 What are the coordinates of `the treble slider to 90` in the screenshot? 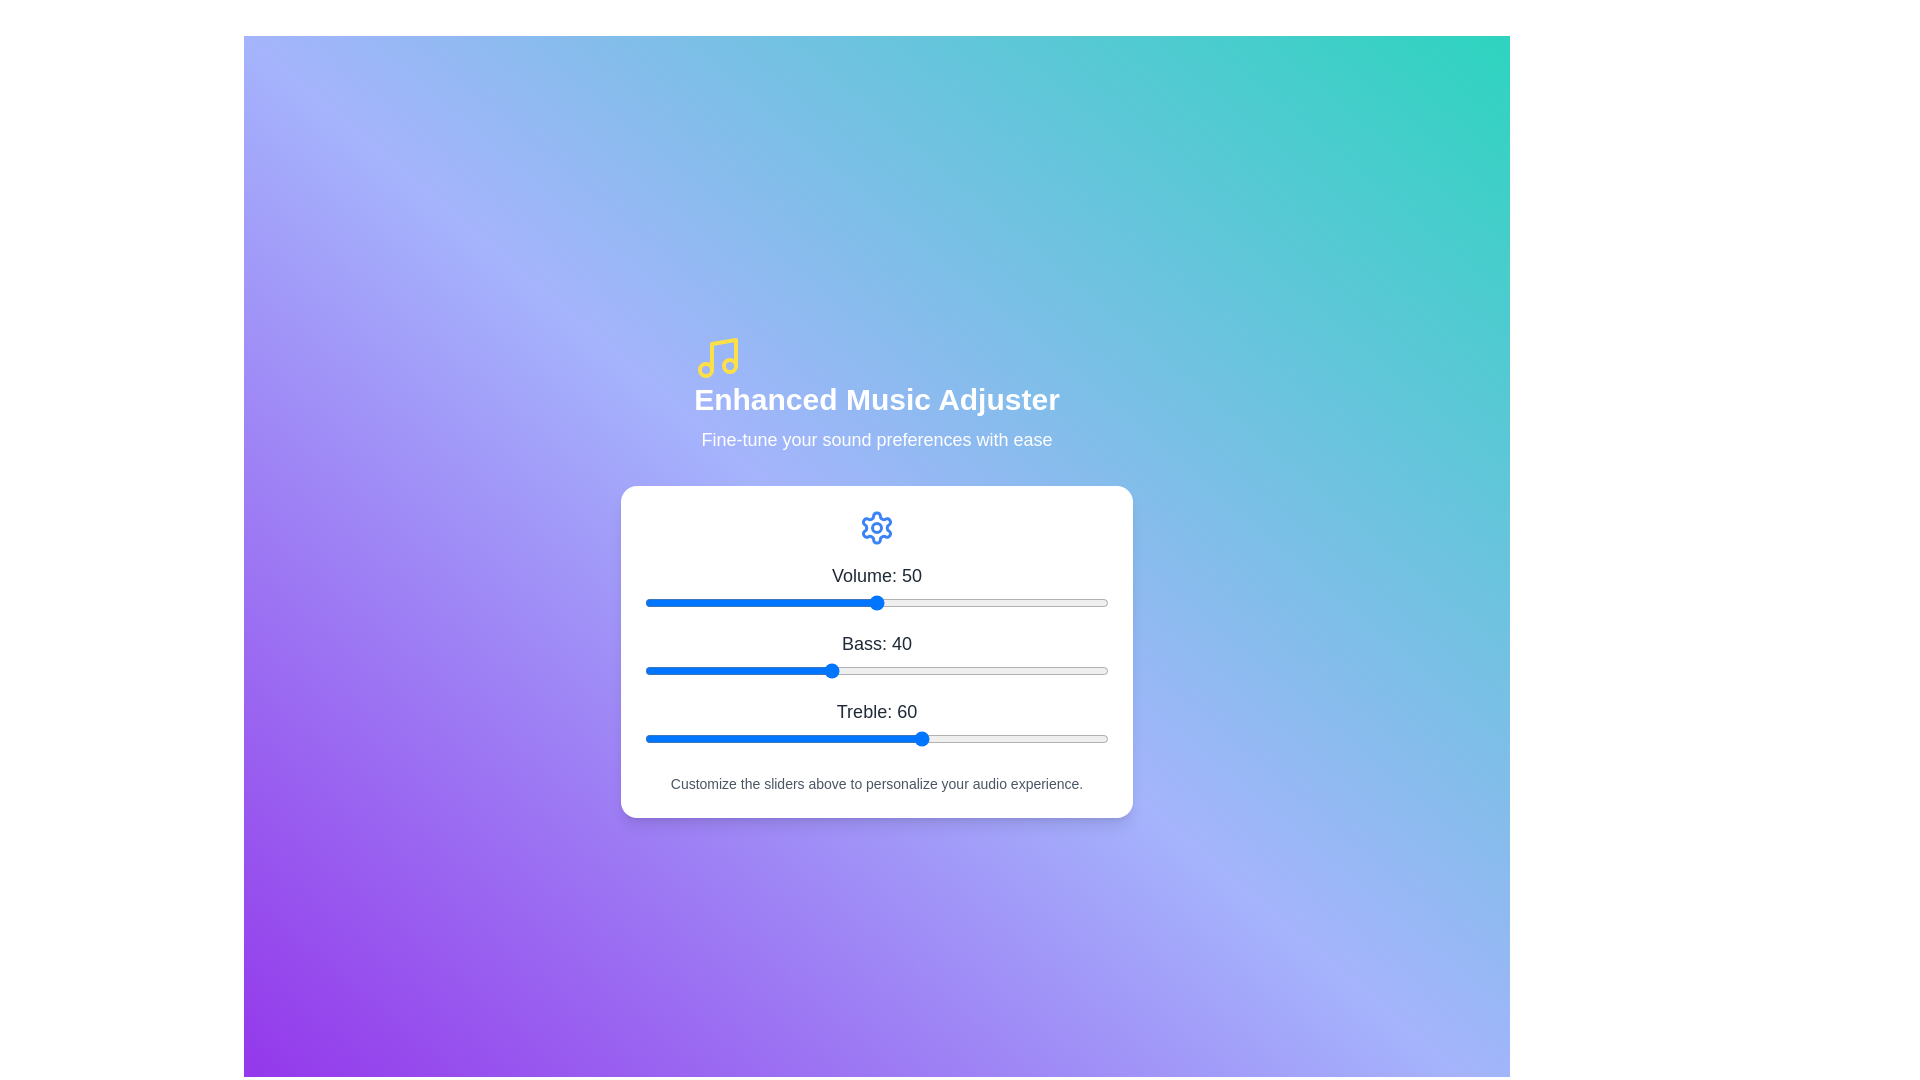 It's located at (1061, 739).